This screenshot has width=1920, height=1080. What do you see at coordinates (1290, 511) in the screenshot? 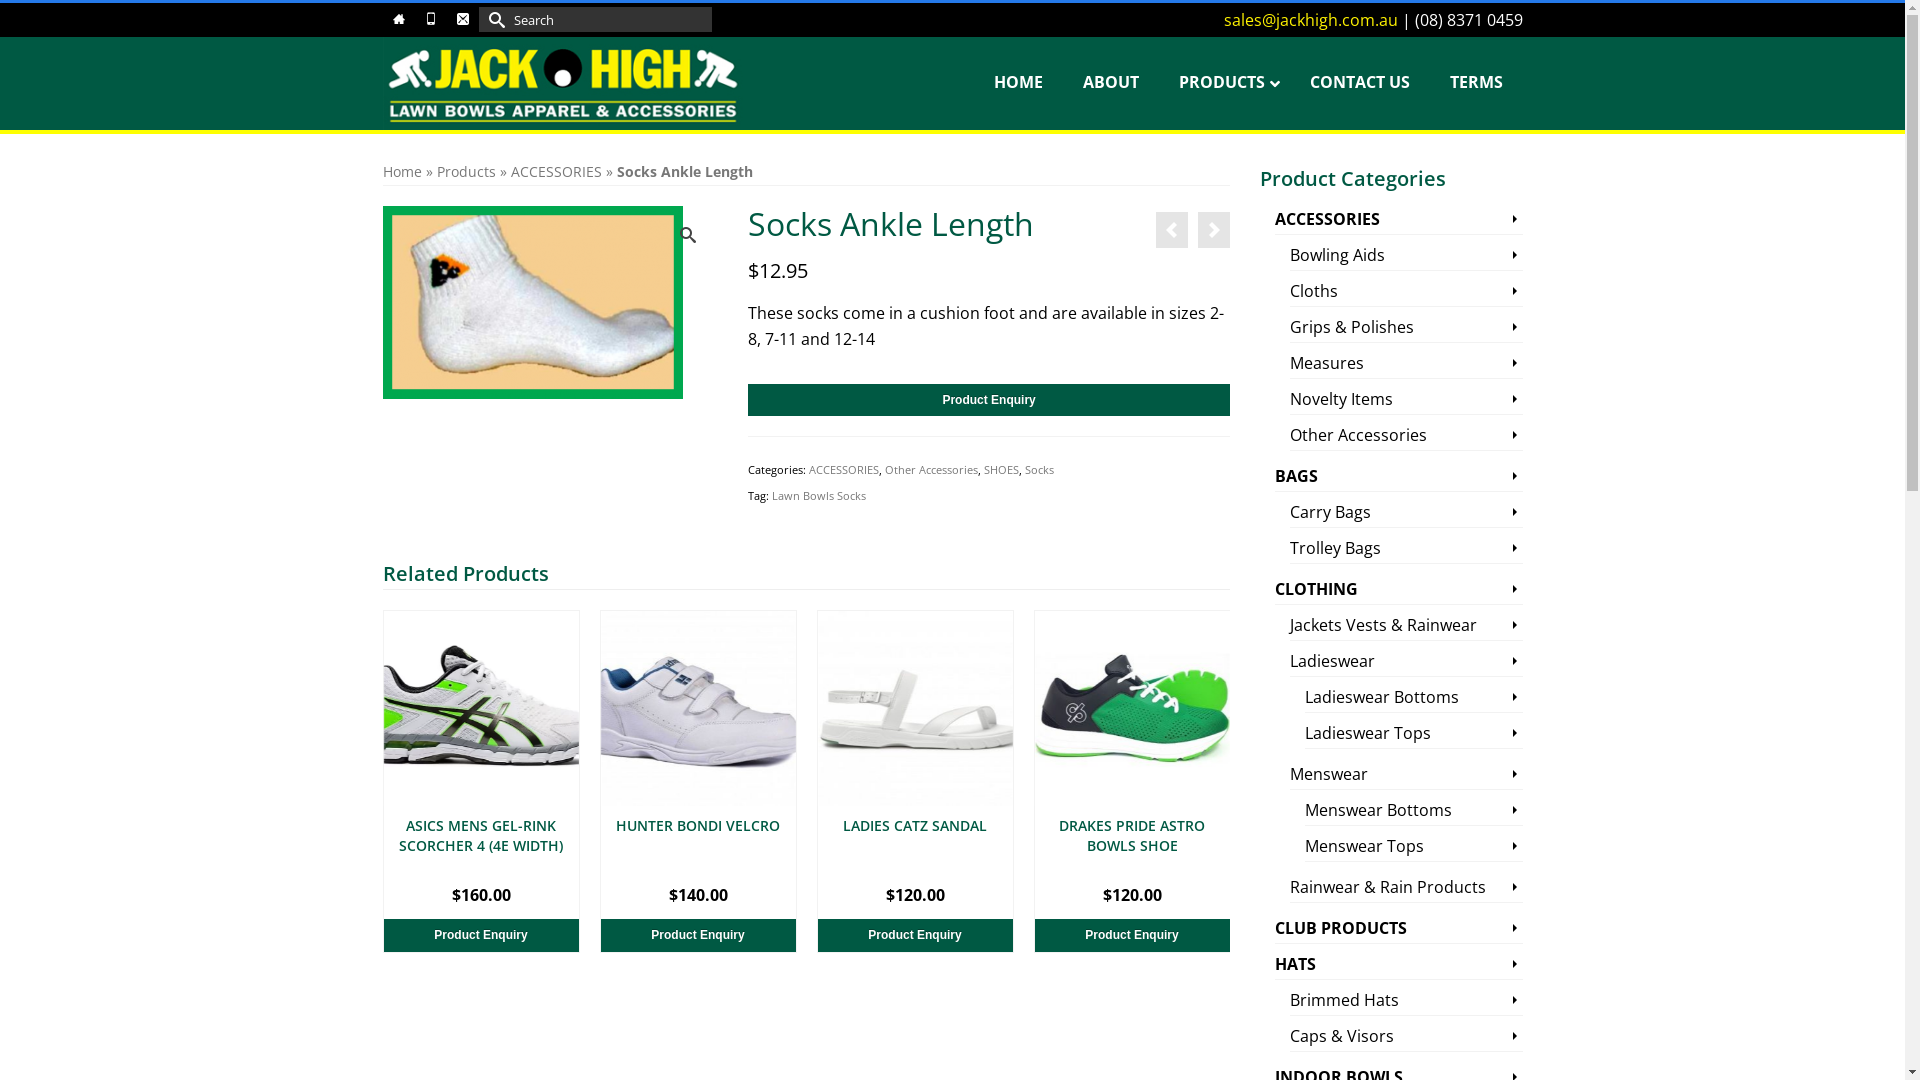
I see `'Carry Bags'` at bounding box center [1290, 511].